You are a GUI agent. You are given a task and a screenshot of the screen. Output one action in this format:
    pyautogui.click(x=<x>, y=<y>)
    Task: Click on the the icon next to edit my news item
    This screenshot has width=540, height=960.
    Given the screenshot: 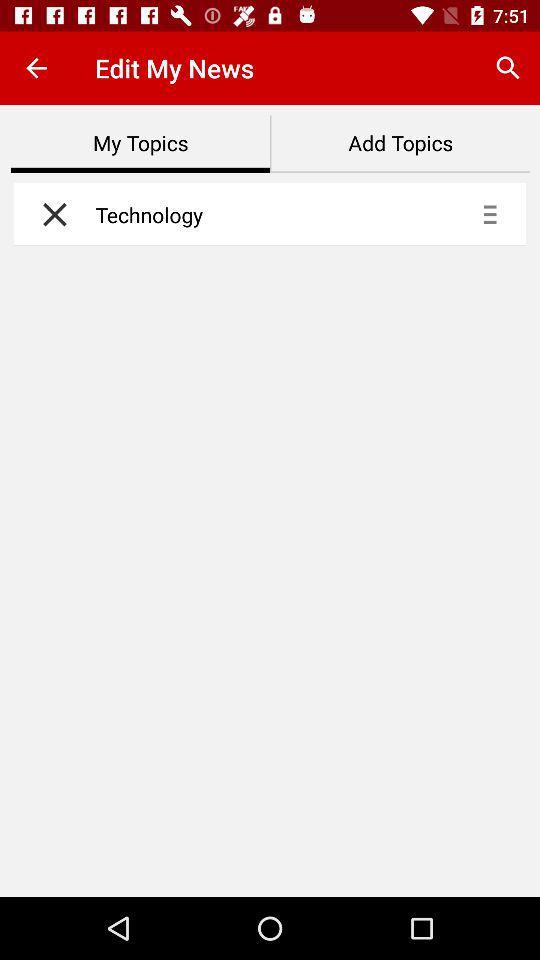 What is the action you would take?
    pyautogui.click(x=508, y=68)
    